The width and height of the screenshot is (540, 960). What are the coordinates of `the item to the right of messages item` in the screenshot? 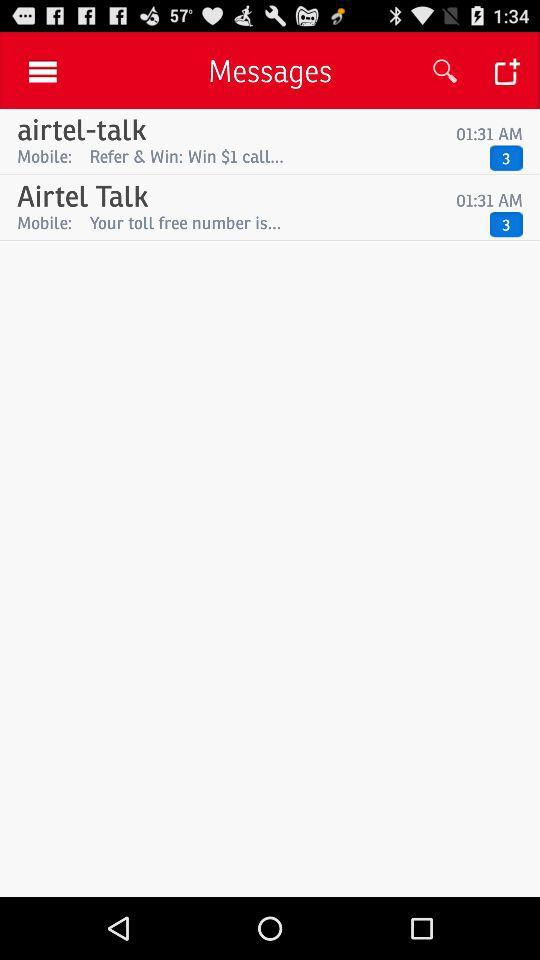 It's located at (445, 71).